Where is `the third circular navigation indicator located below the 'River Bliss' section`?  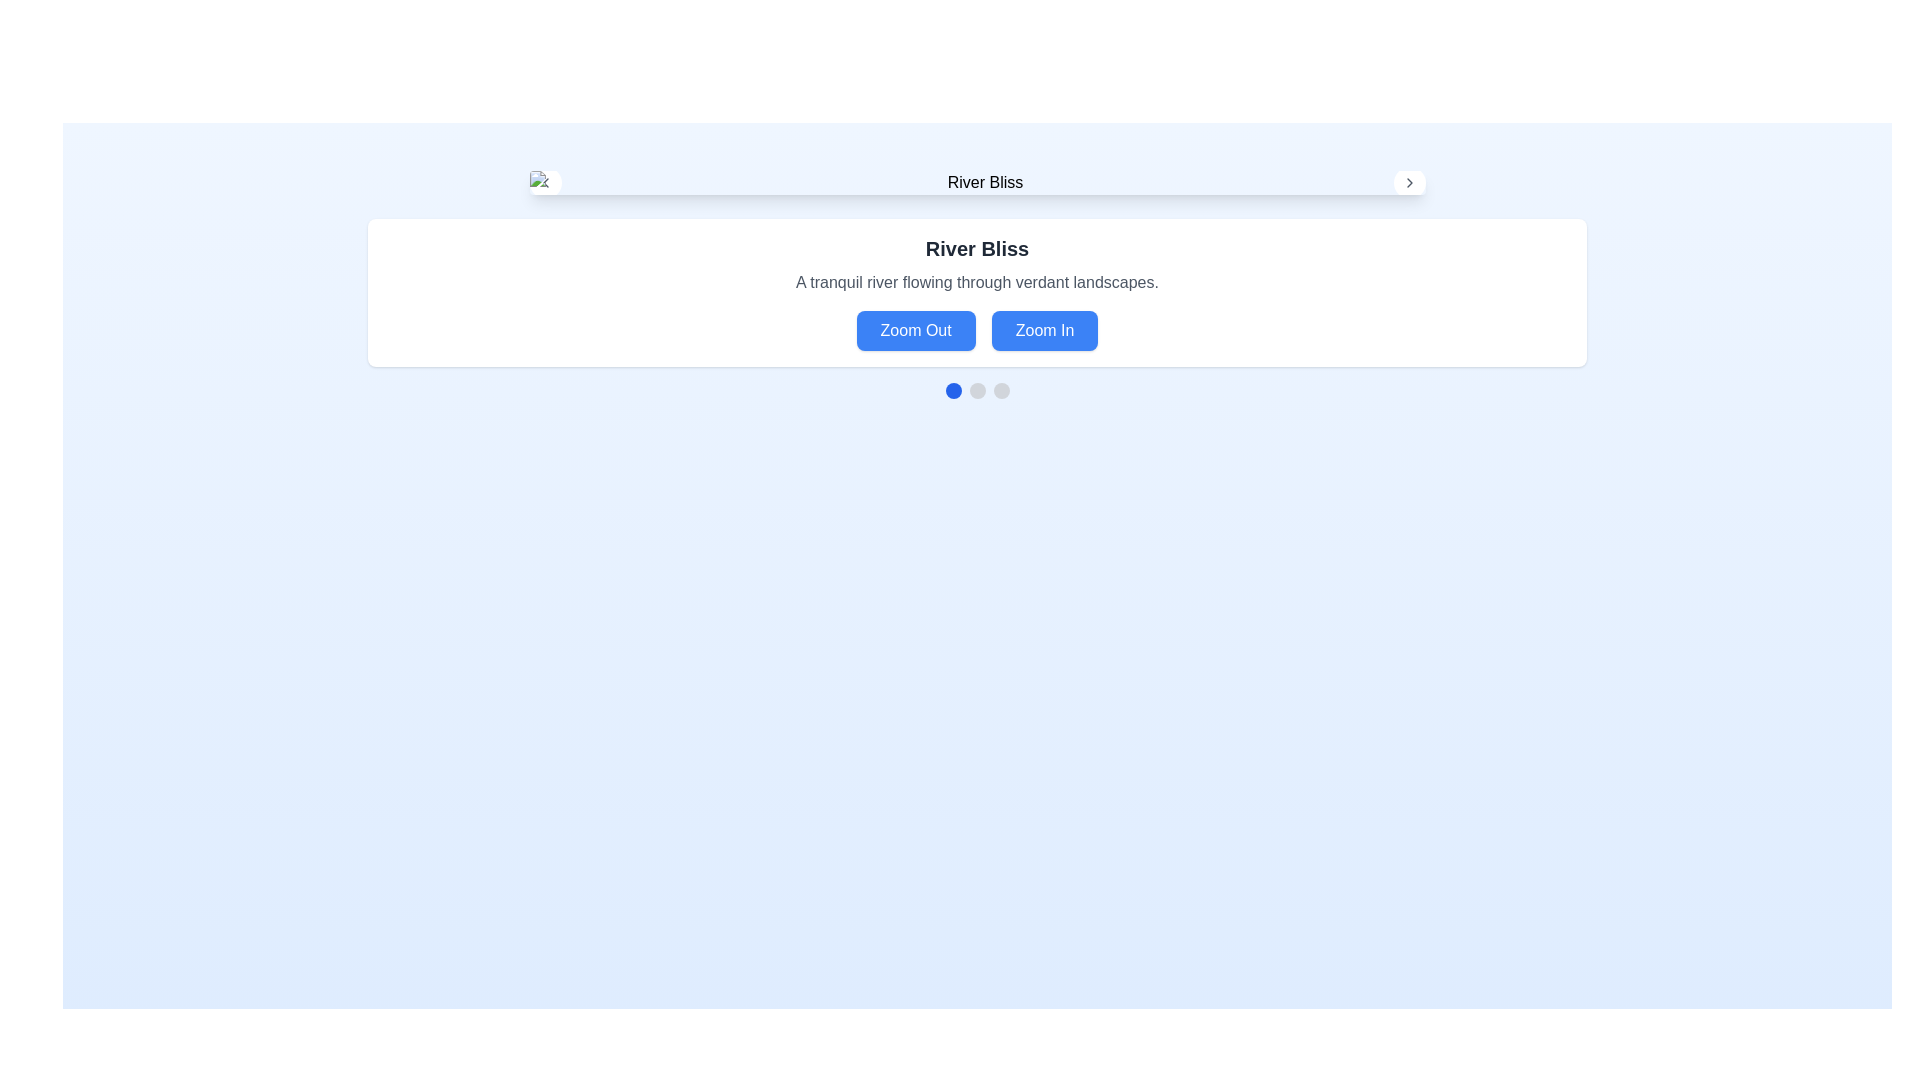
the third circular navigation indicator located below the 'River Bliss' section is located at coordinates (1001, 390).